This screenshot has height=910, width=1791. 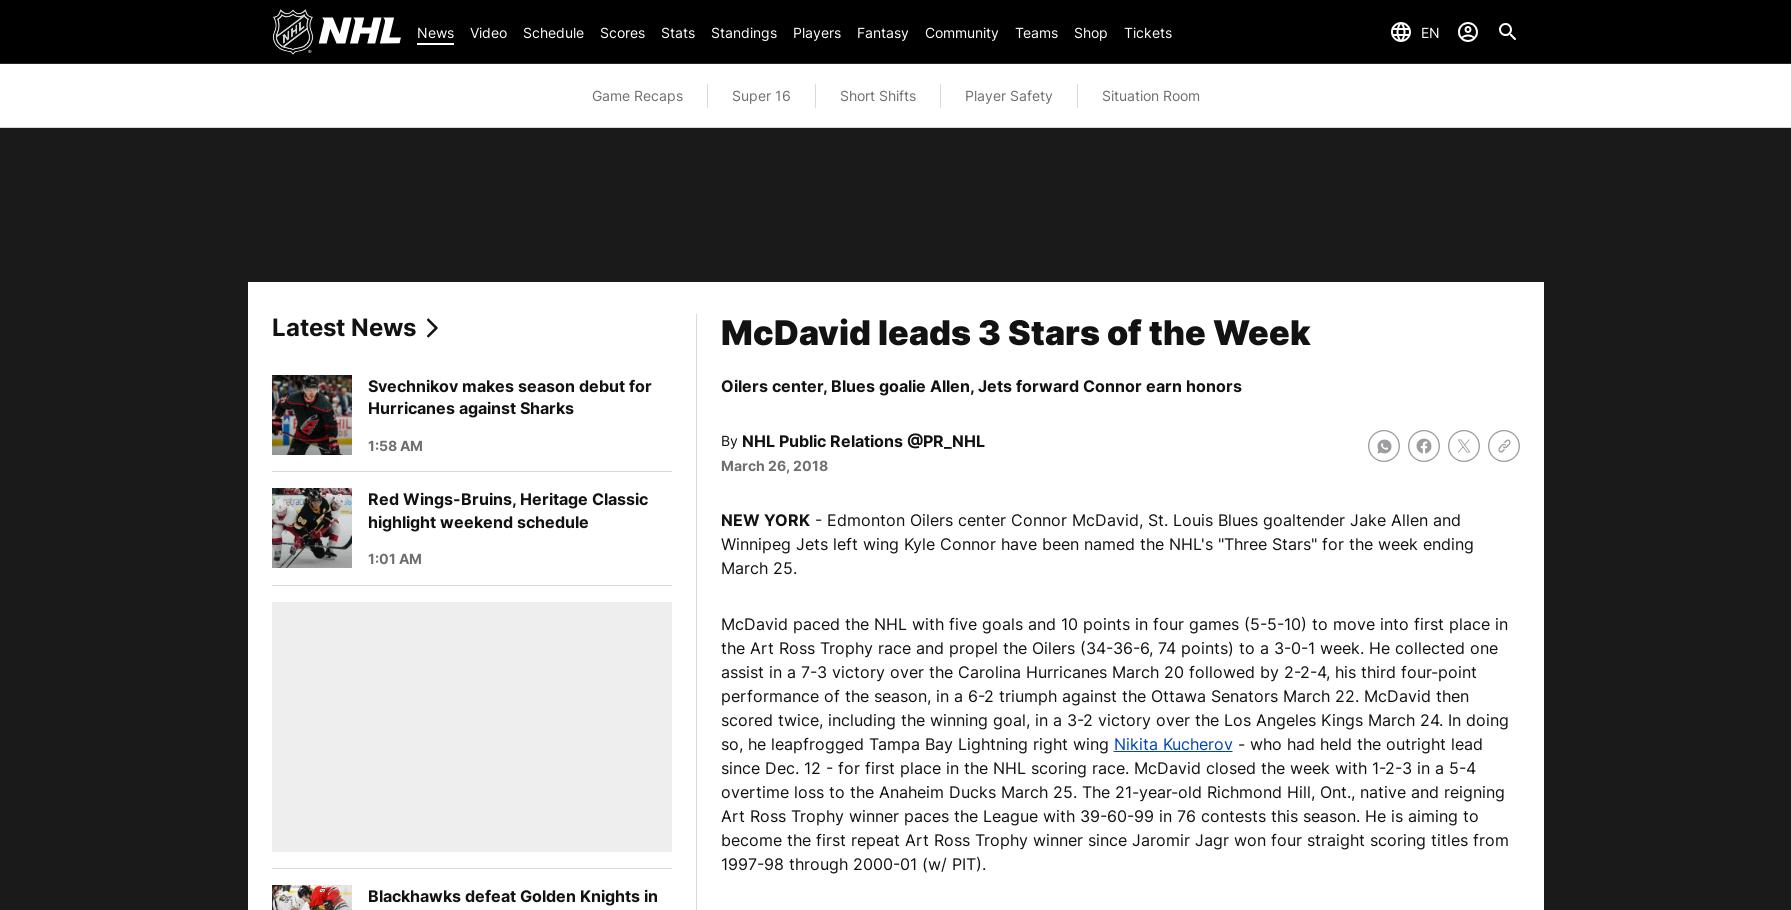 I want to click on 'NEW YORK', so click(x=719, y=518).